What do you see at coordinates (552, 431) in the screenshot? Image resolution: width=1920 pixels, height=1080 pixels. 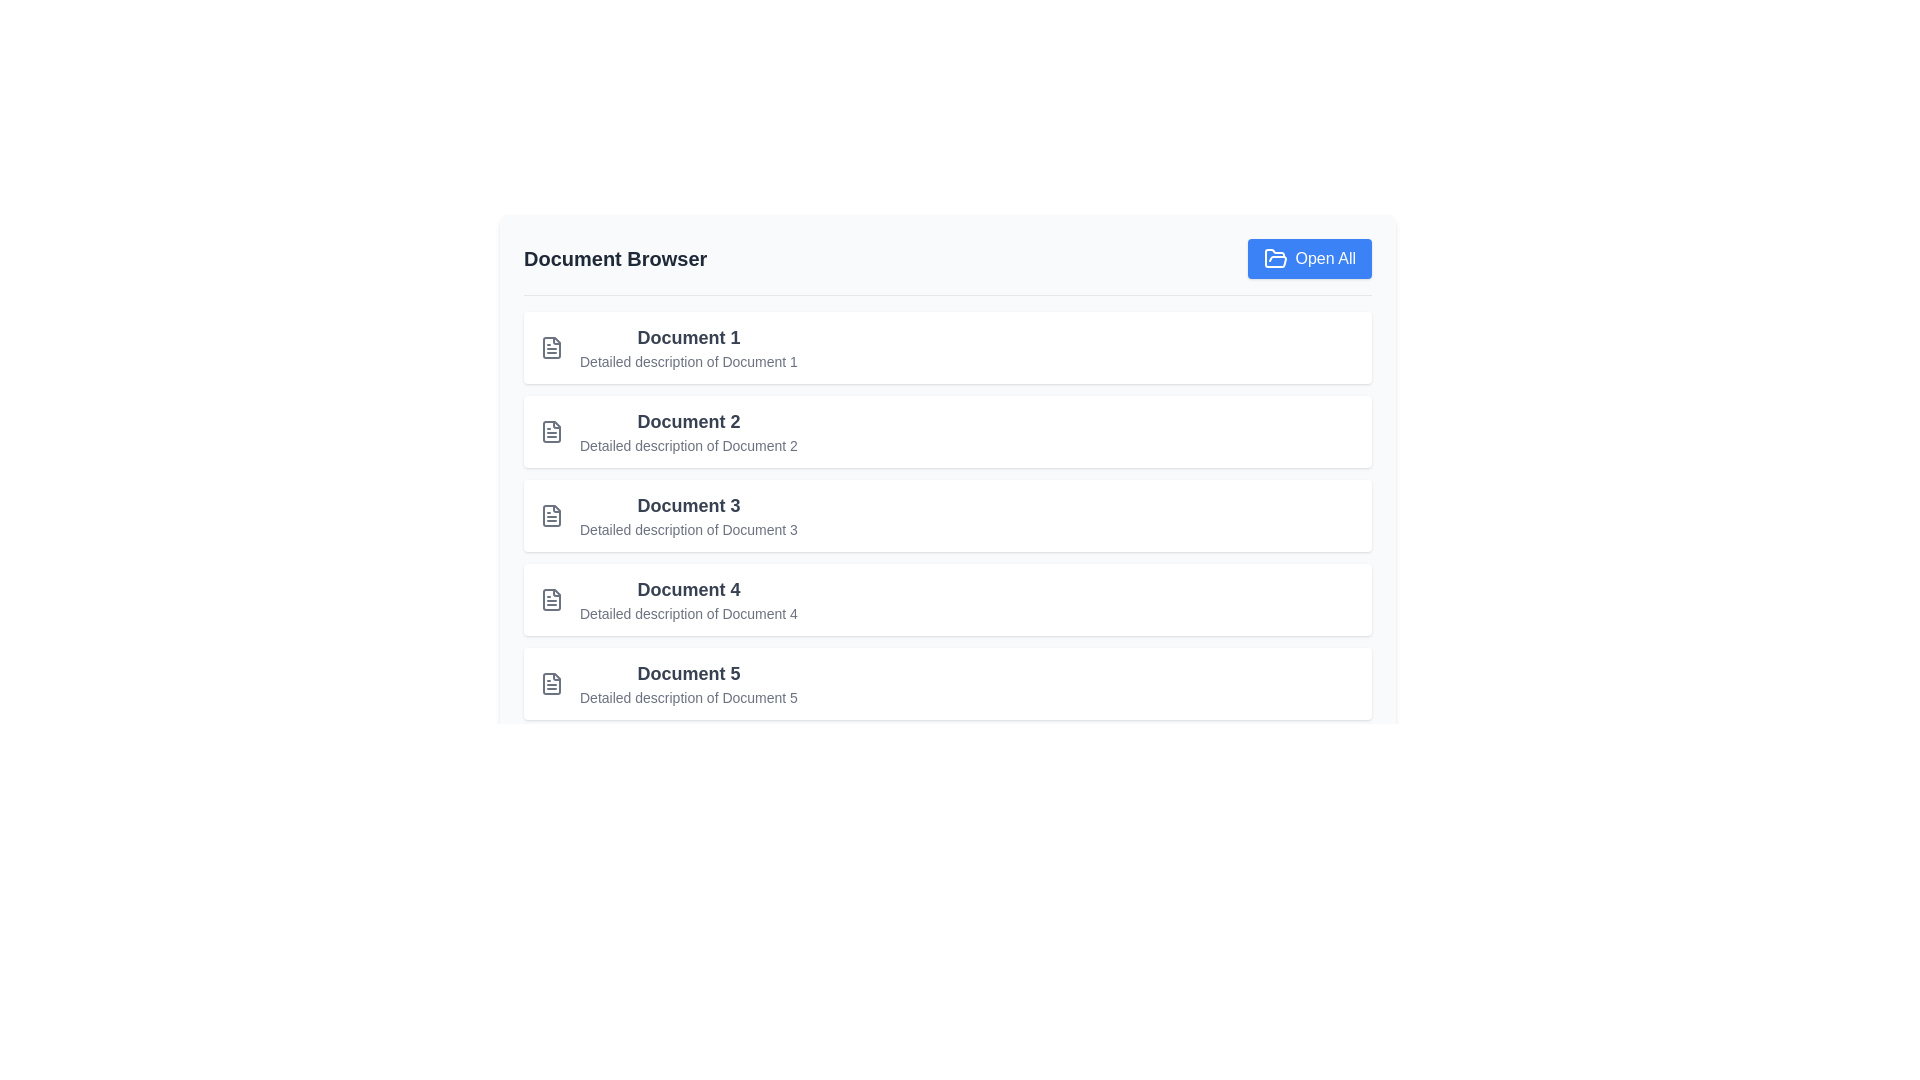 I see `the document icon located on the second list item titled 'Document 2' in the 'Document Browser' interface` at bounding box center [552, 431].